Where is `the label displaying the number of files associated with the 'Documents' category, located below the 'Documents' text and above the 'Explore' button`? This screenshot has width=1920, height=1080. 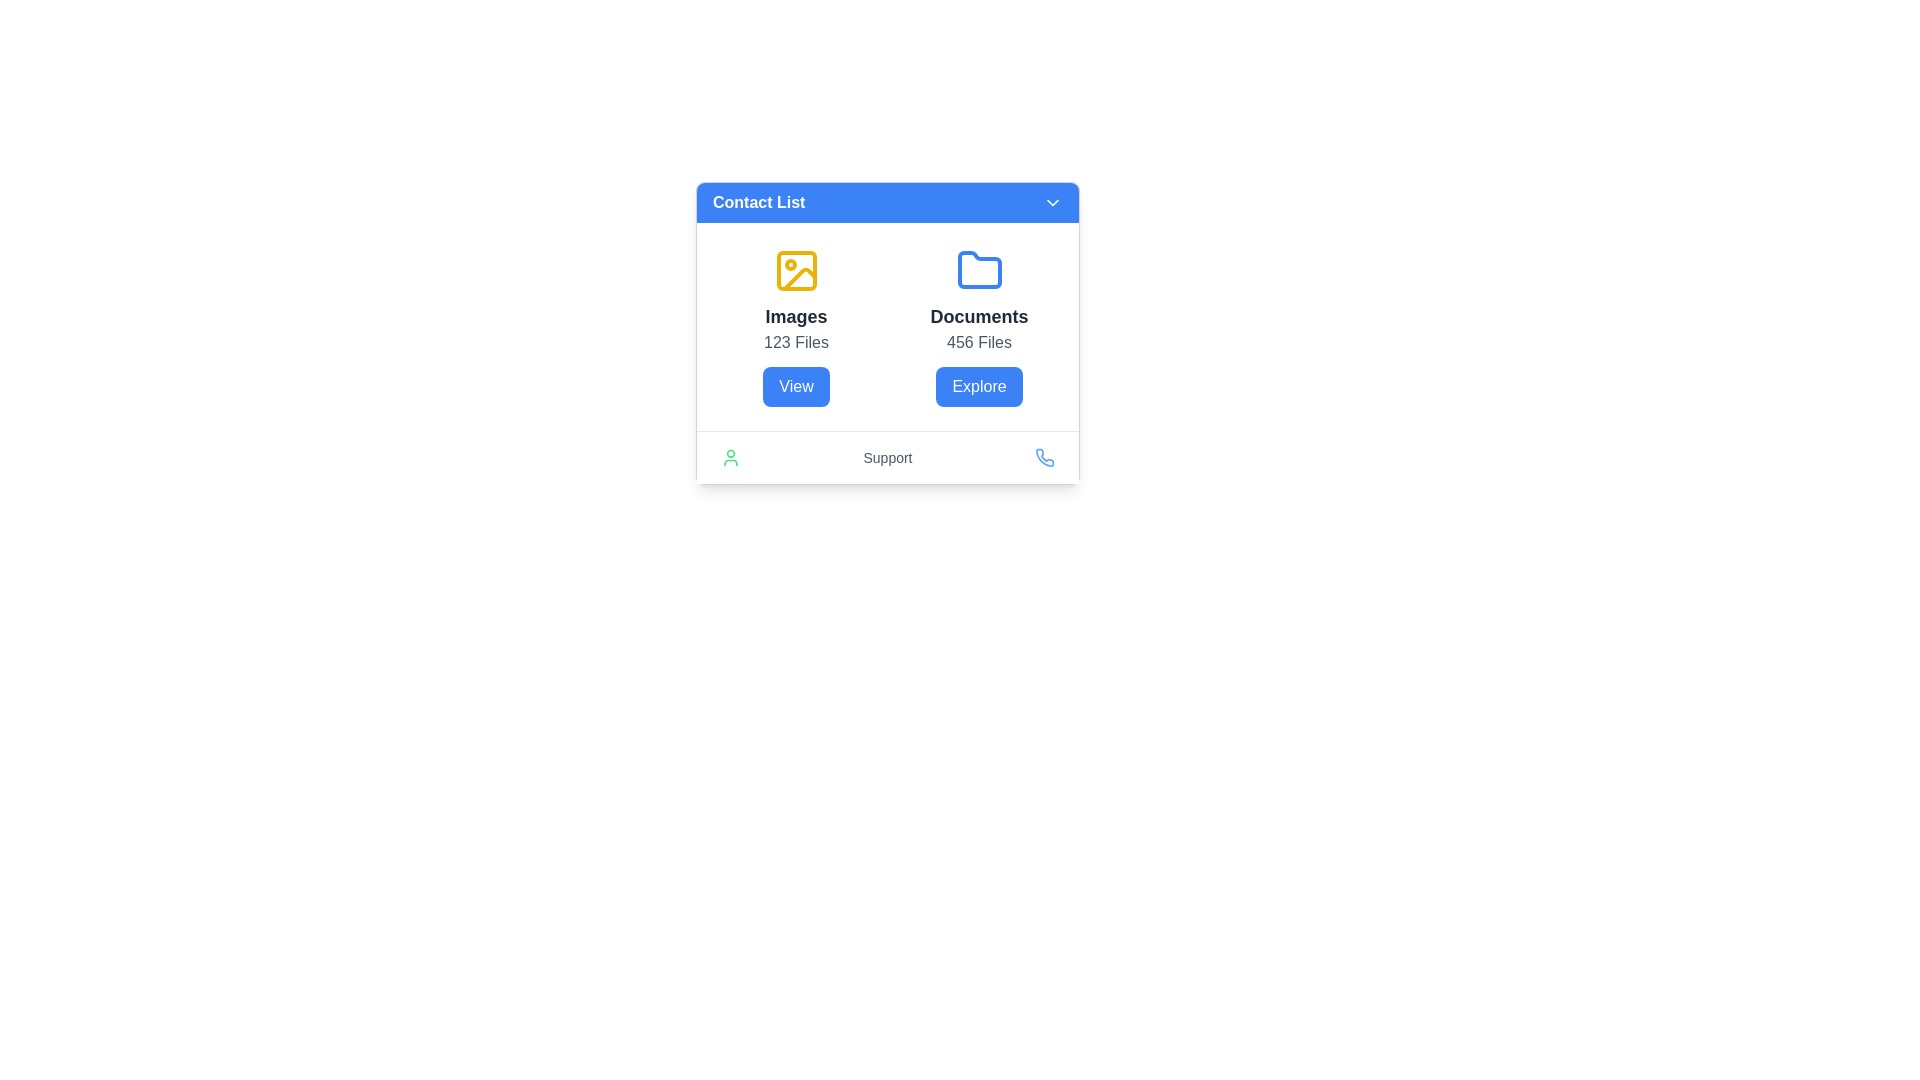 the label displaying the number of files associated with the 'Documents' category, located below the 'Documents' text and above the 'Explore' button is located at coordinates (979, 342).